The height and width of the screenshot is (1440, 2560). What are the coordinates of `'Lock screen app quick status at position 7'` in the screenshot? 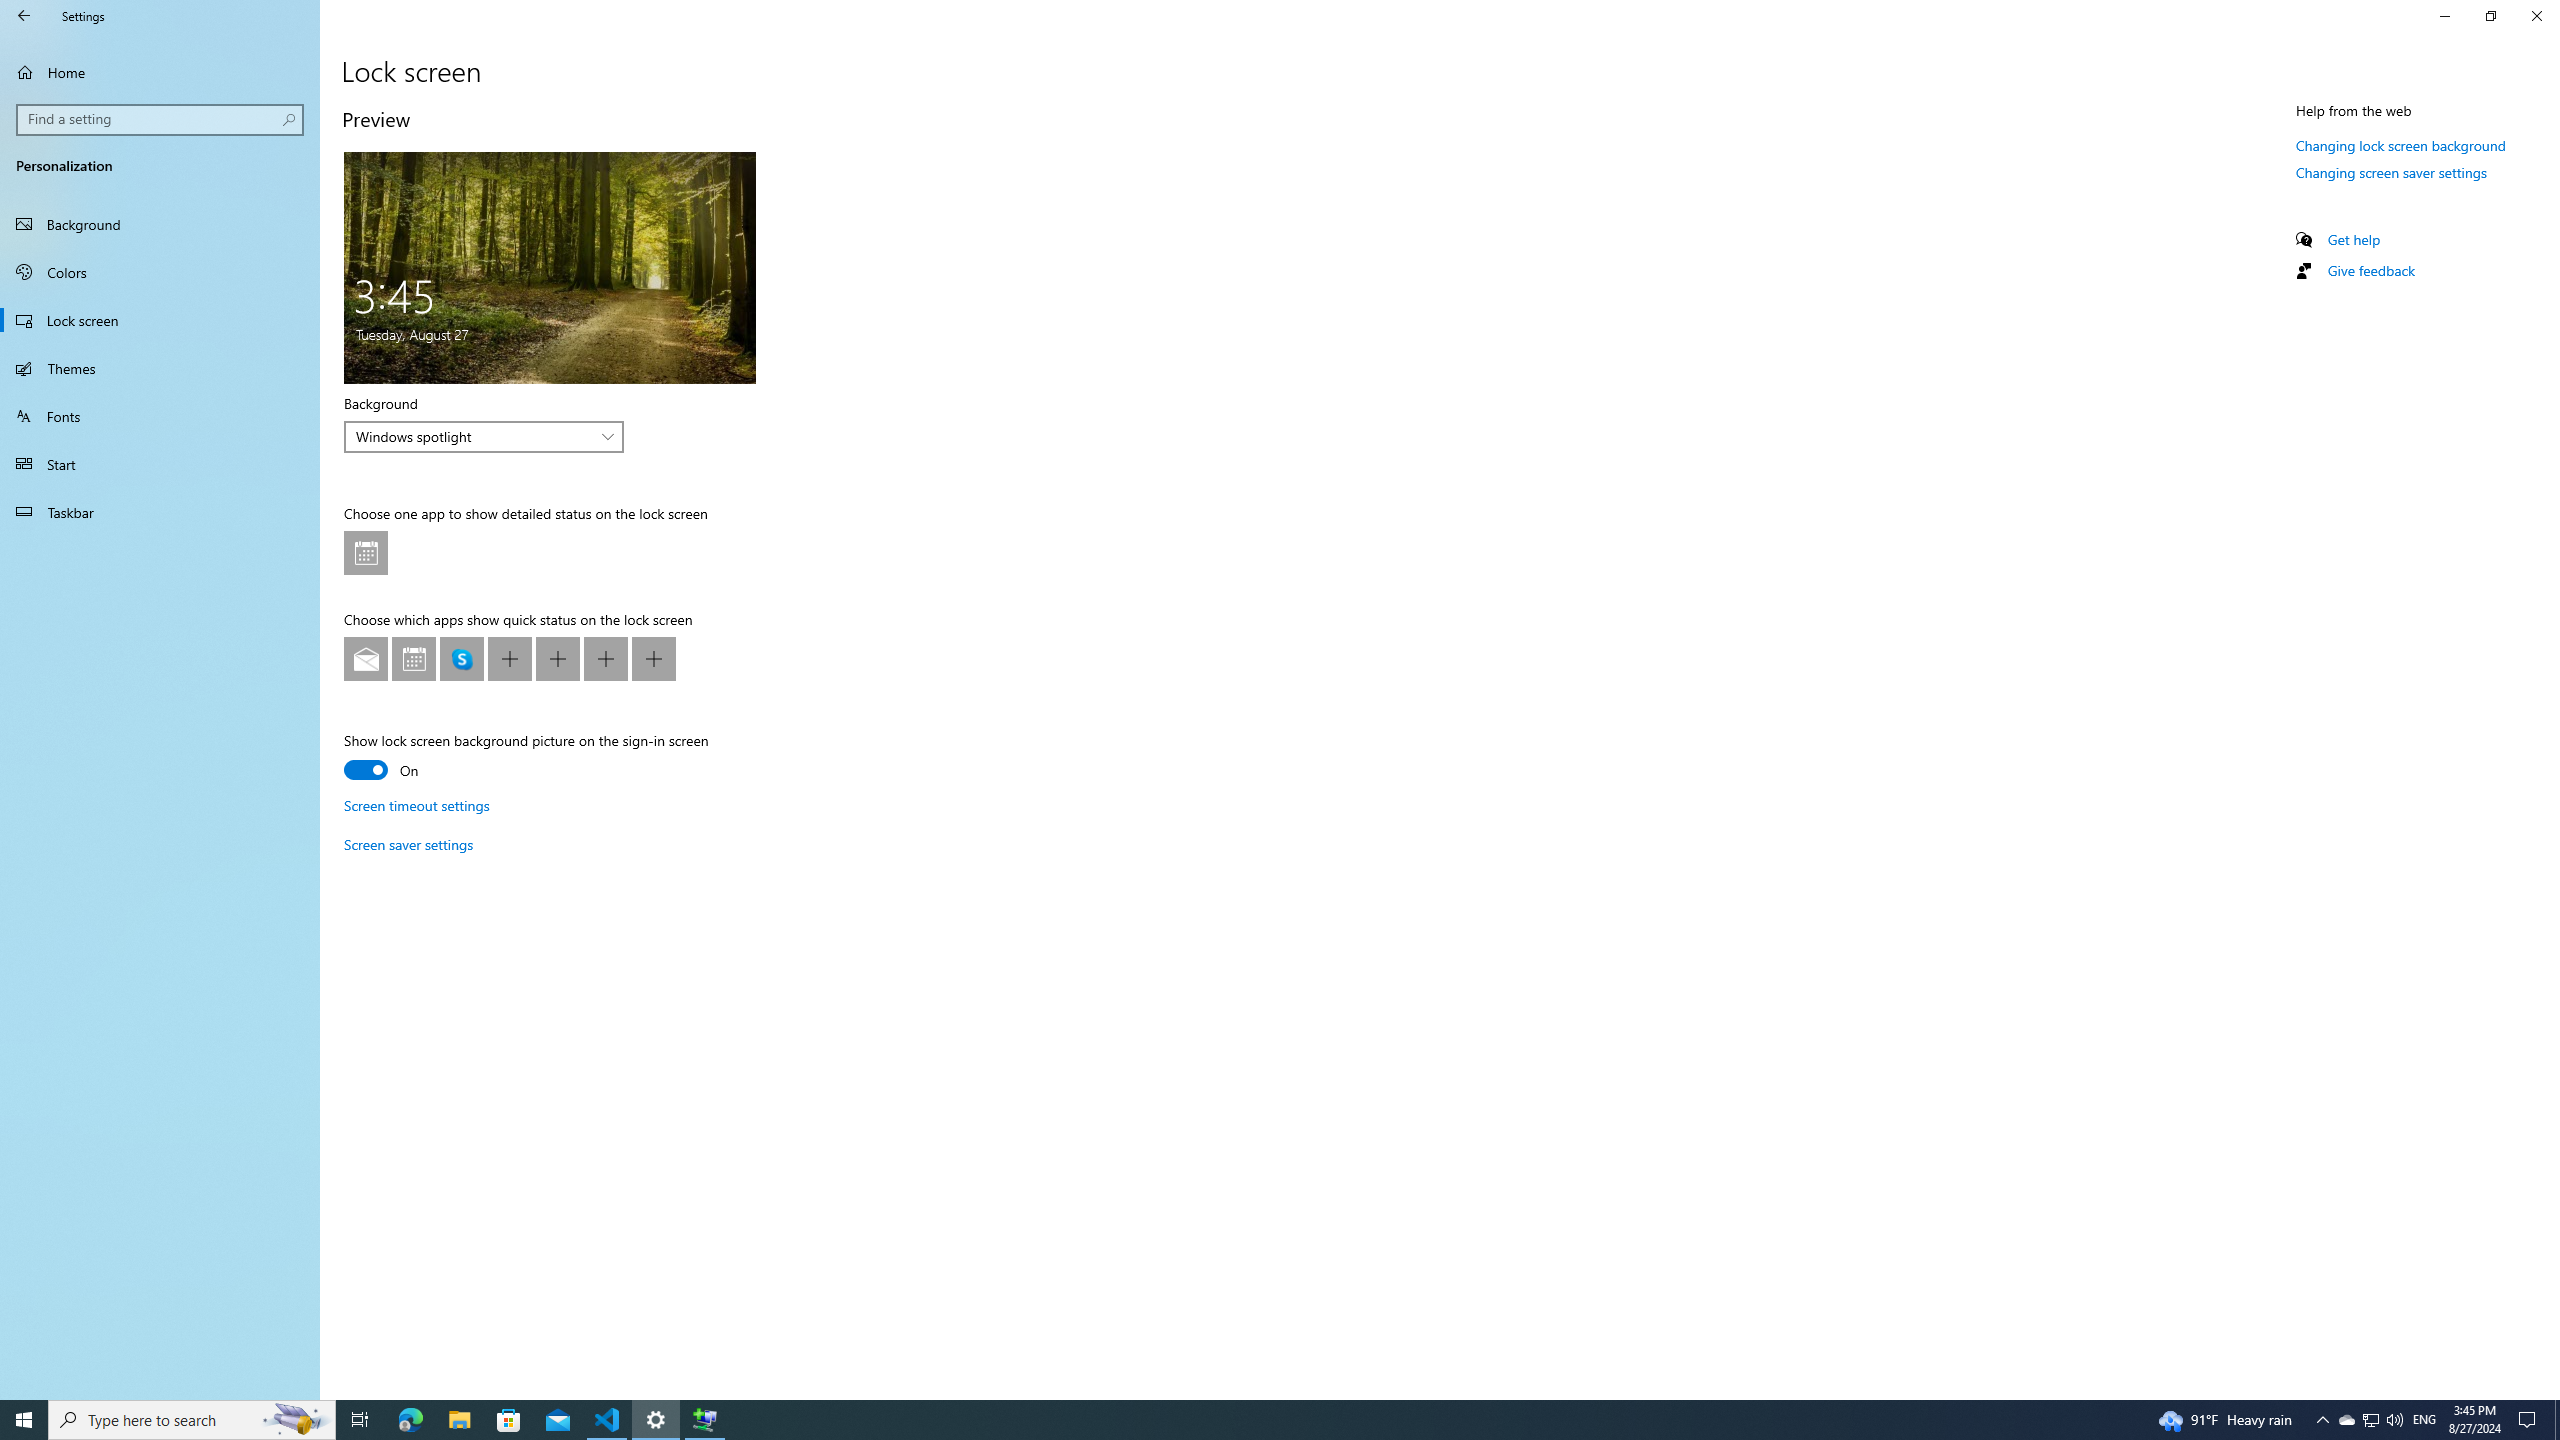 It's located at (653, 658).